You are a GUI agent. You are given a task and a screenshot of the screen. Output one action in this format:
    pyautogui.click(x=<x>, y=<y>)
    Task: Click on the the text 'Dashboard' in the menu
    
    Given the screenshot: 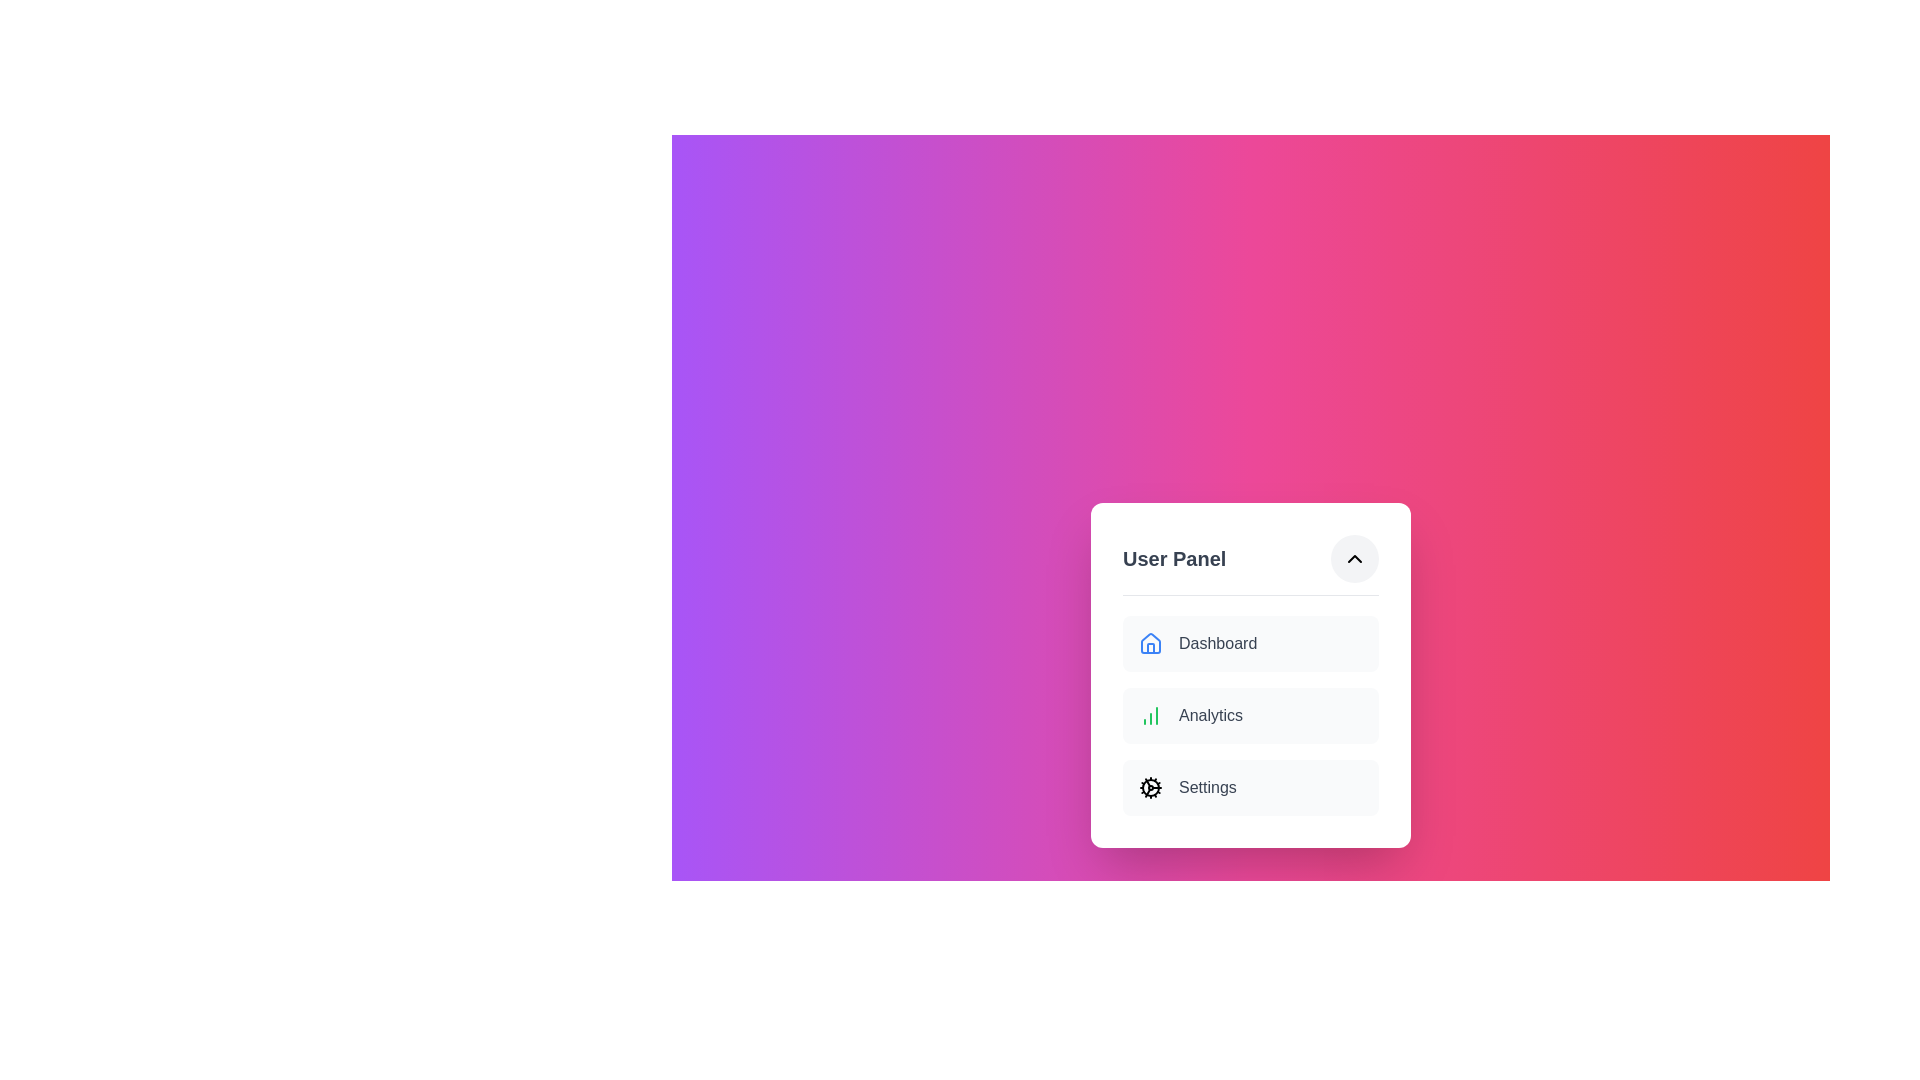 What is the action you would take?
    pyautogui.click(x=1250, y=643)
    